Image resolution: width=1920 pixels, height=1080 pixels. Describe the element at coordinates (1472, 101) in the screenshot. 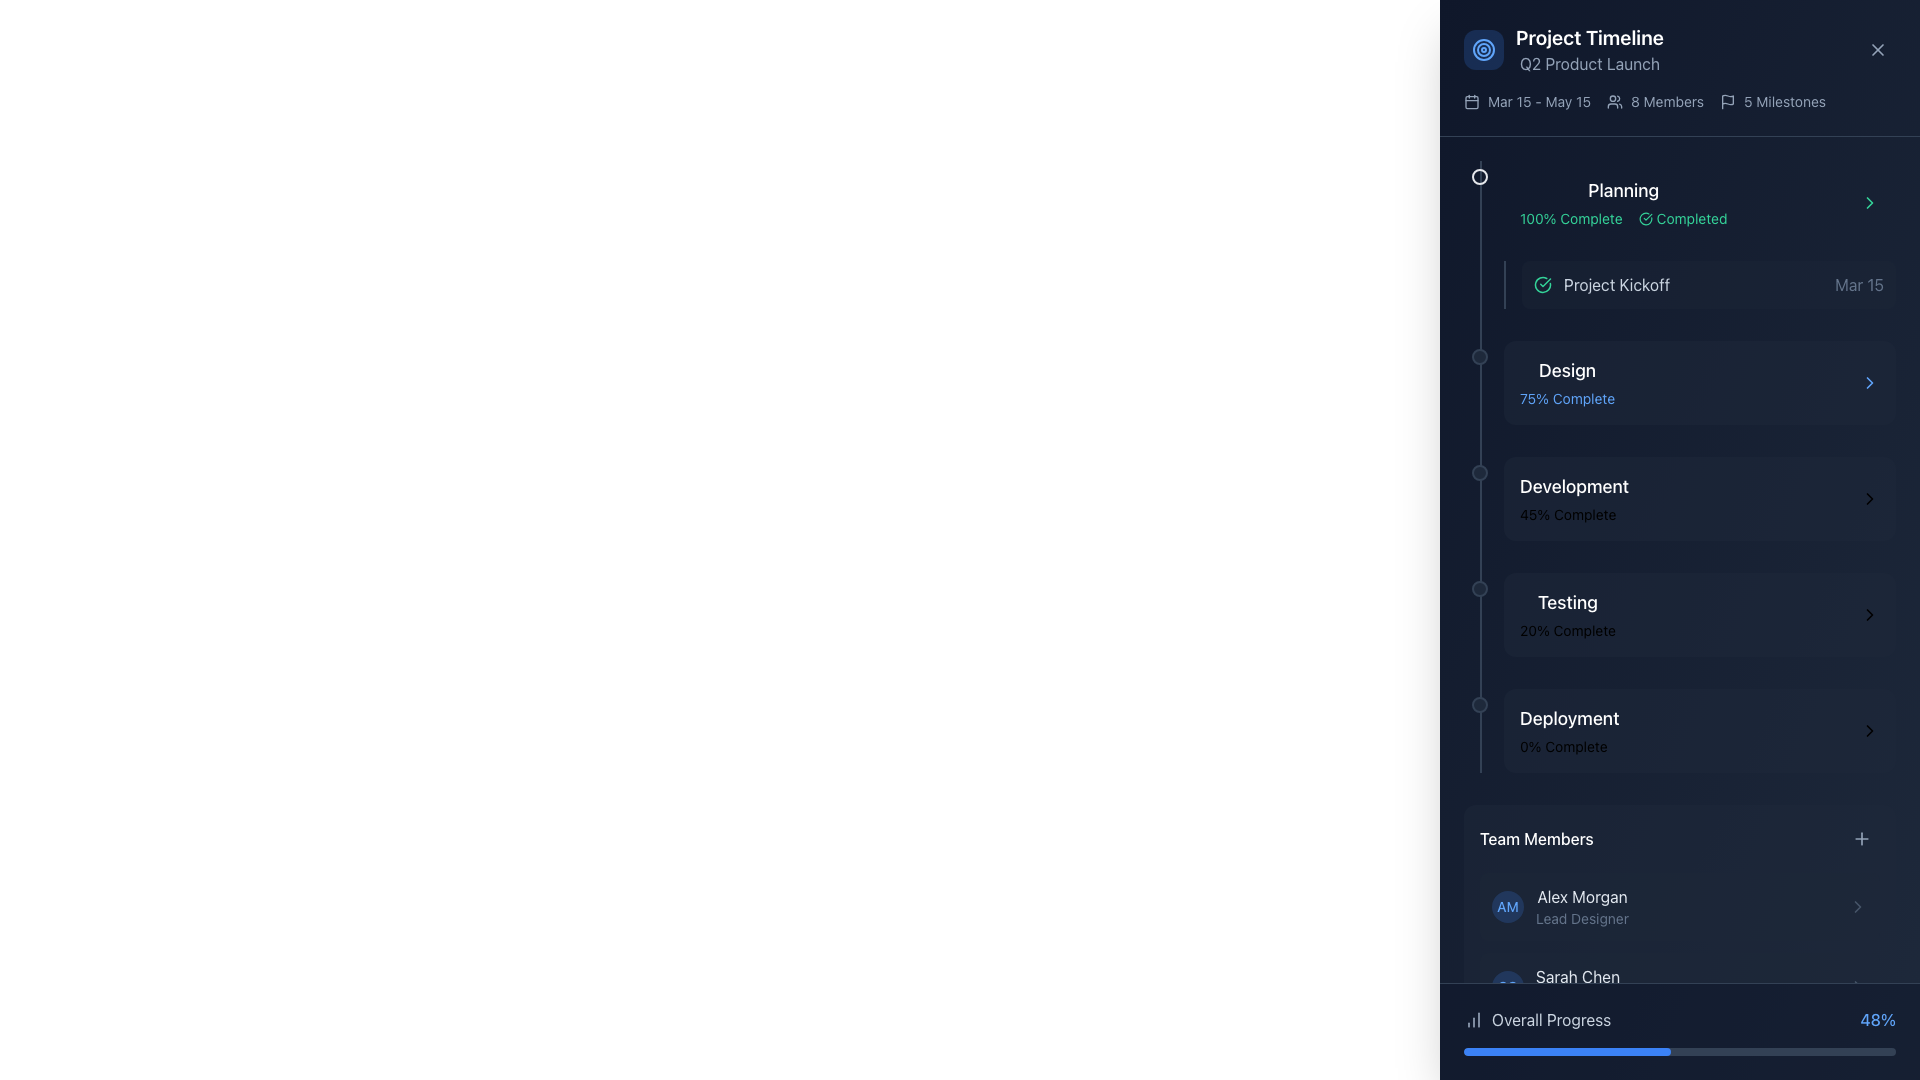

I see `the main rectangle of the calendar icon located near the label 'Mar 15 - May 15'` at that location.